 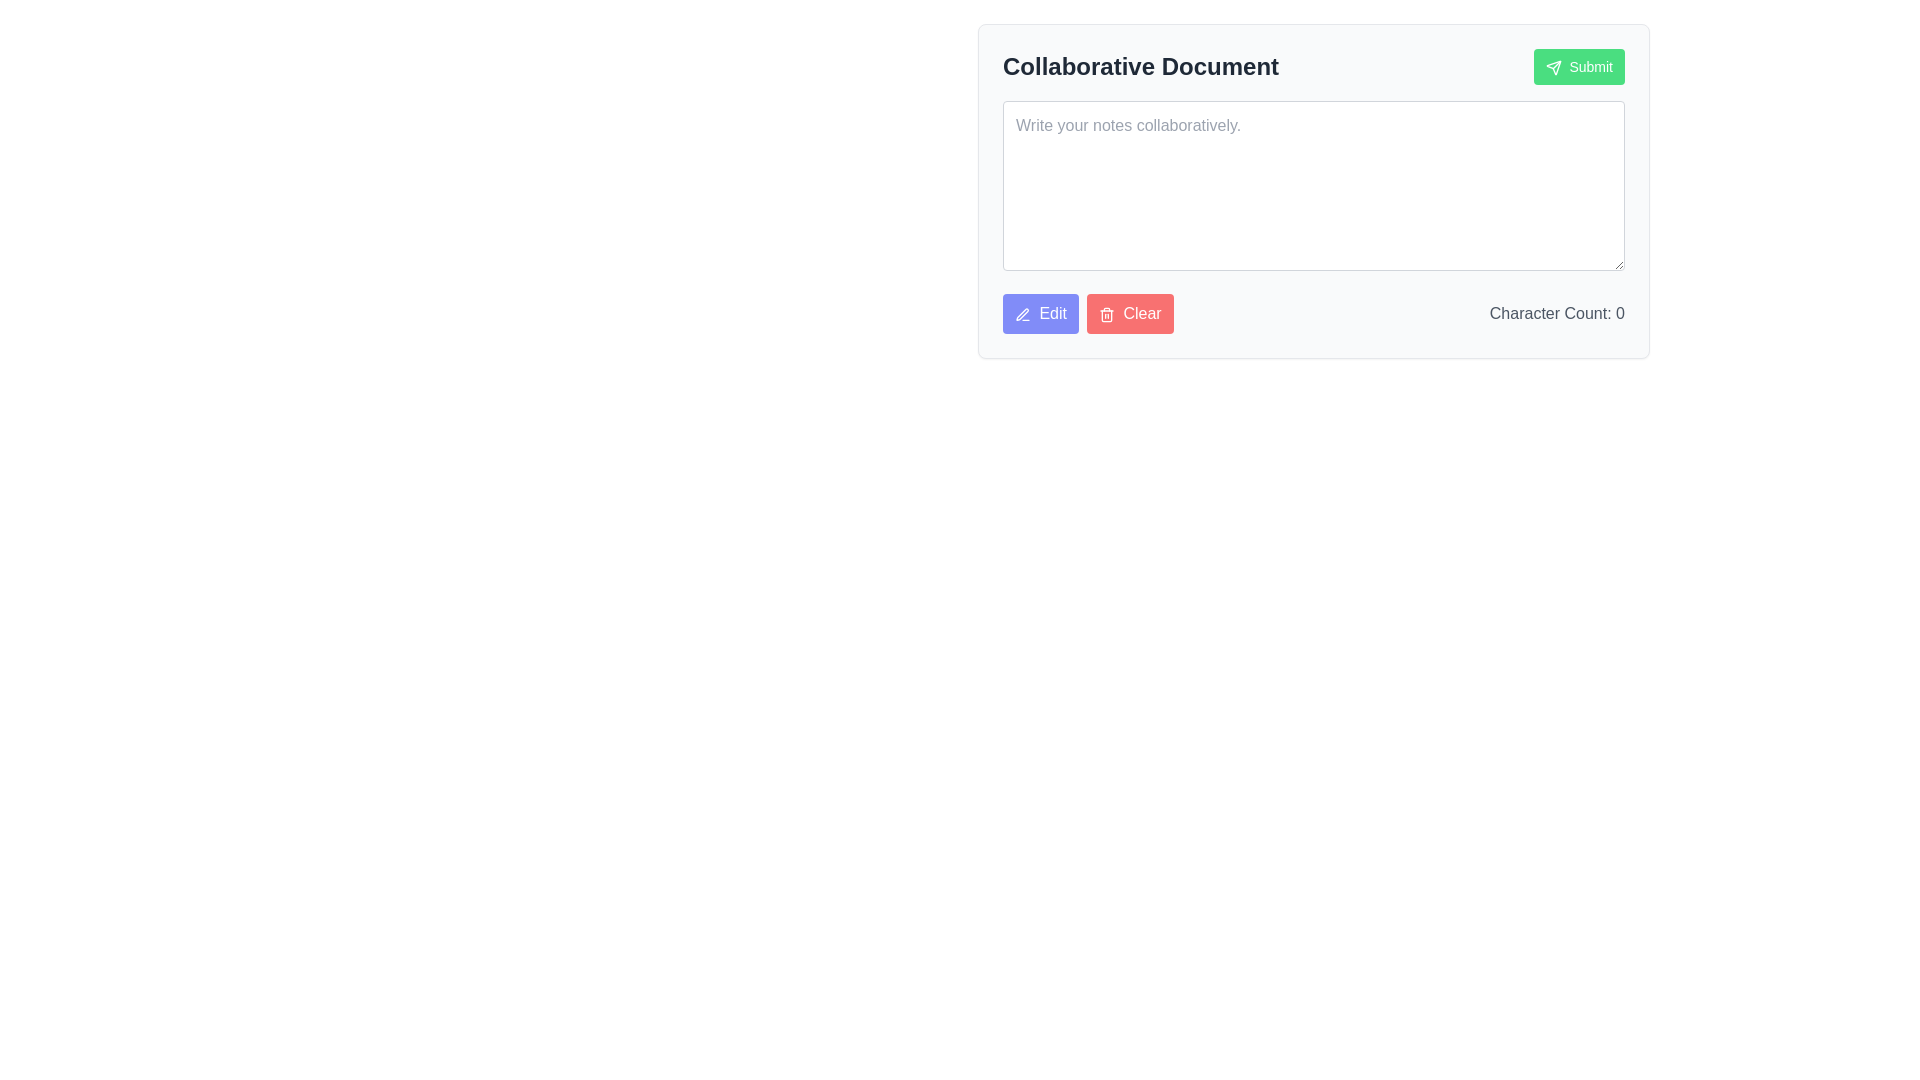 I want to click on the 'Clear' button, which is a rectangular button with white text on a red background, featuring a trash bin icon on the left side, located in the 'Collaborative Document' widget below the text input area, so click(x=1130, y=313).